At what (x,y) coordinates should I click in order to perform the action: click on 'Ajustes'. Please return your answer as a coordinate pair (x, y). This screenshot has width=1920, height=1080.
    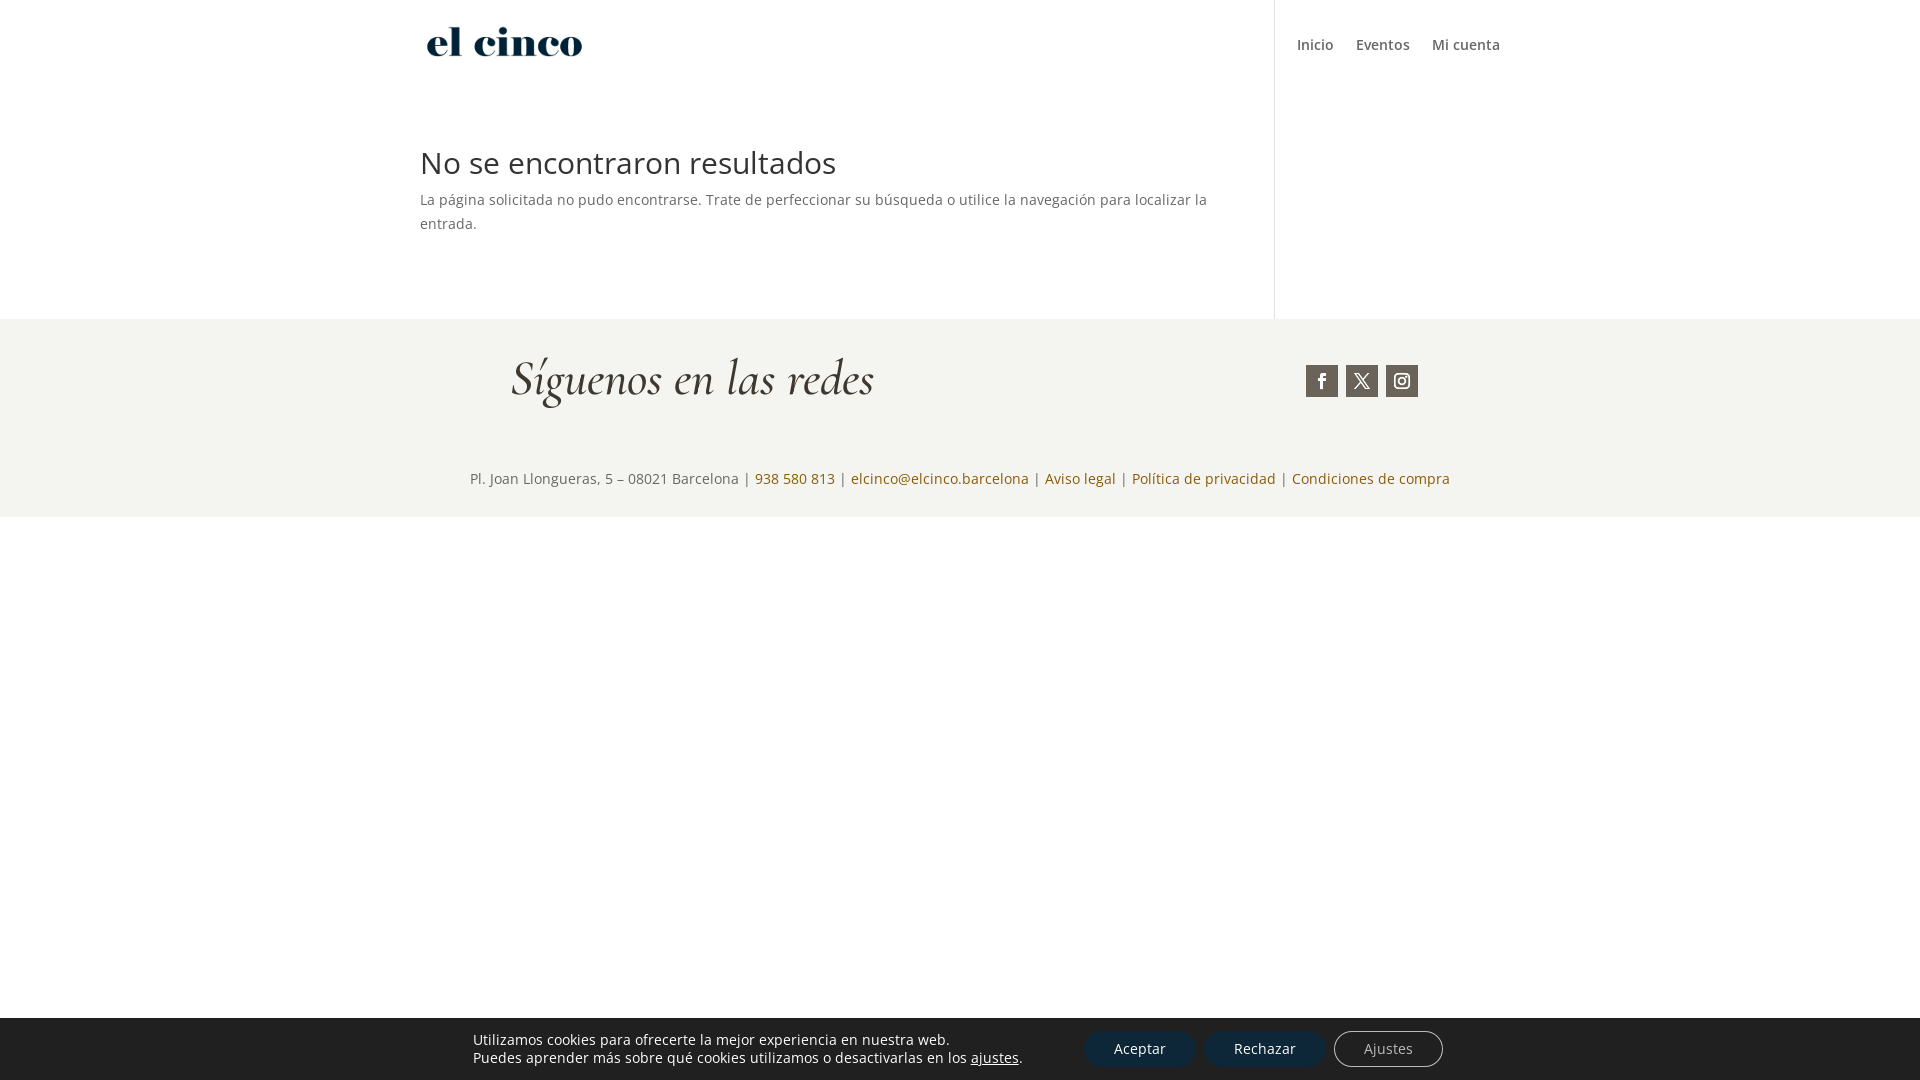
    Looking at the image, I should click on (1387, 1048).